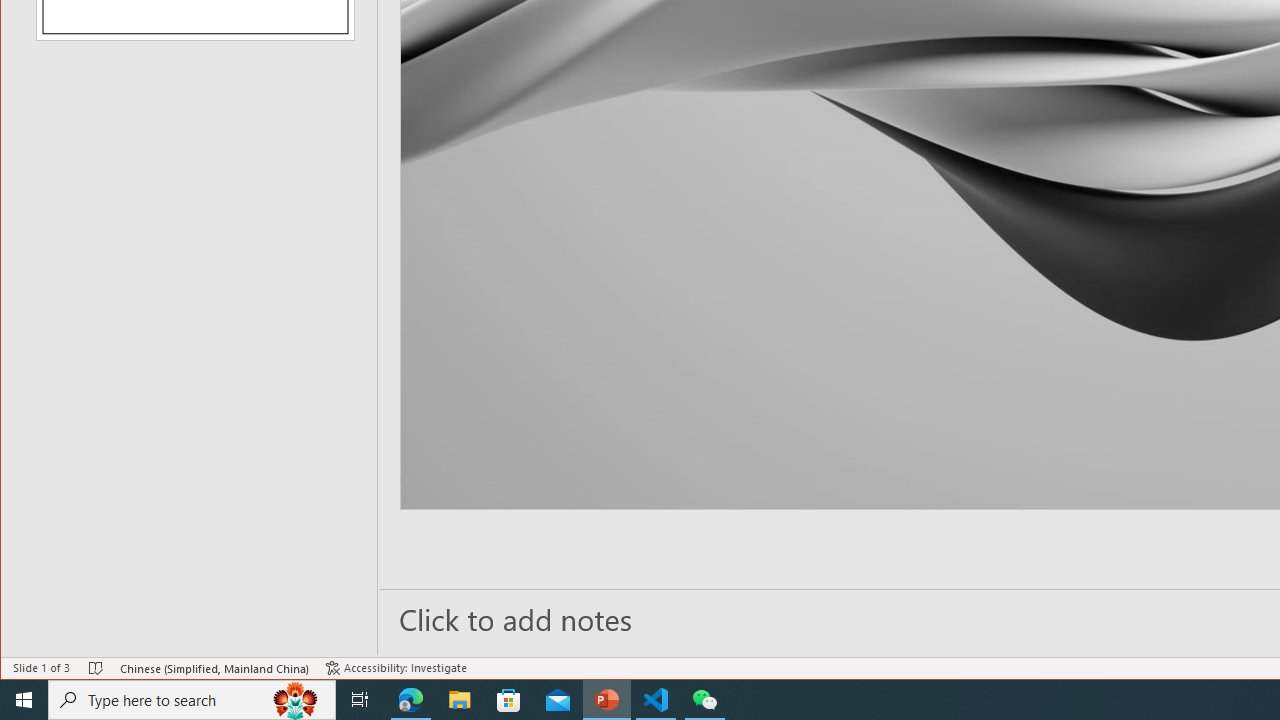 The height and width of the screenshot is (720, 1280). I want to click on 'WeChat - 1 running window', so click(705, 698).